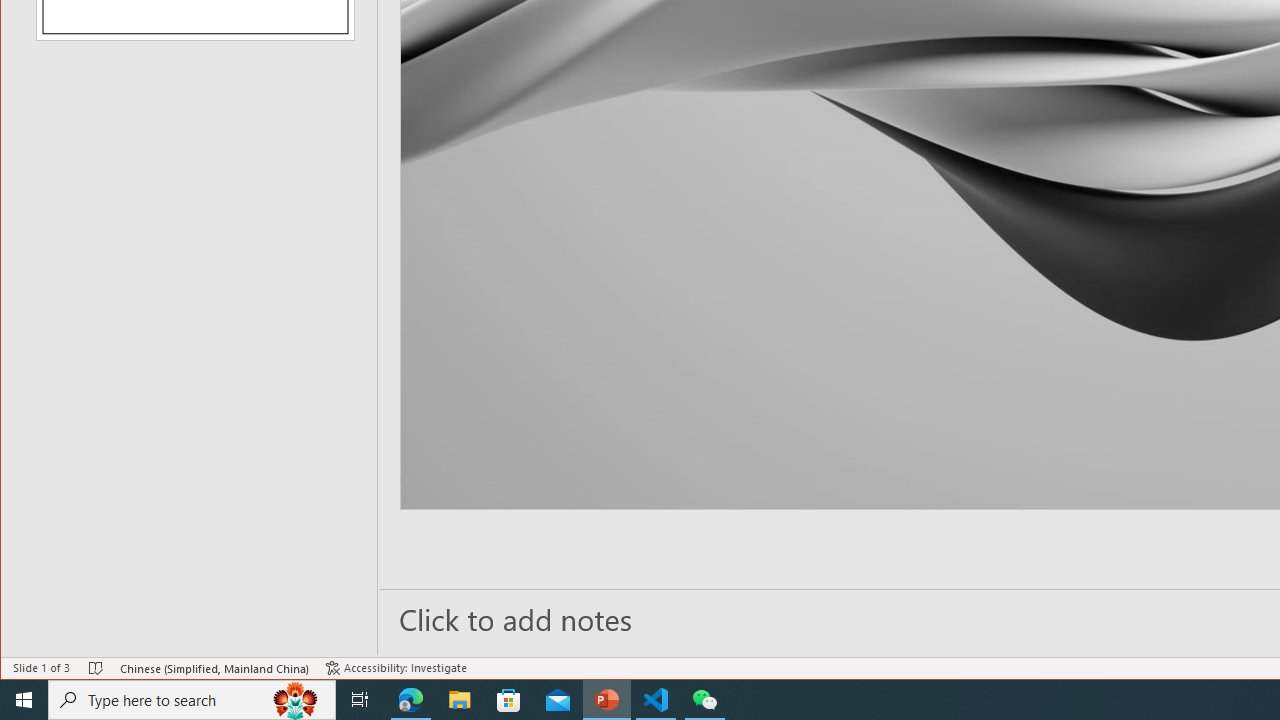 The height and width of the screenshot is (720, 1280). I want to click on 'WeChat - 1 running window', so click(705, 698).